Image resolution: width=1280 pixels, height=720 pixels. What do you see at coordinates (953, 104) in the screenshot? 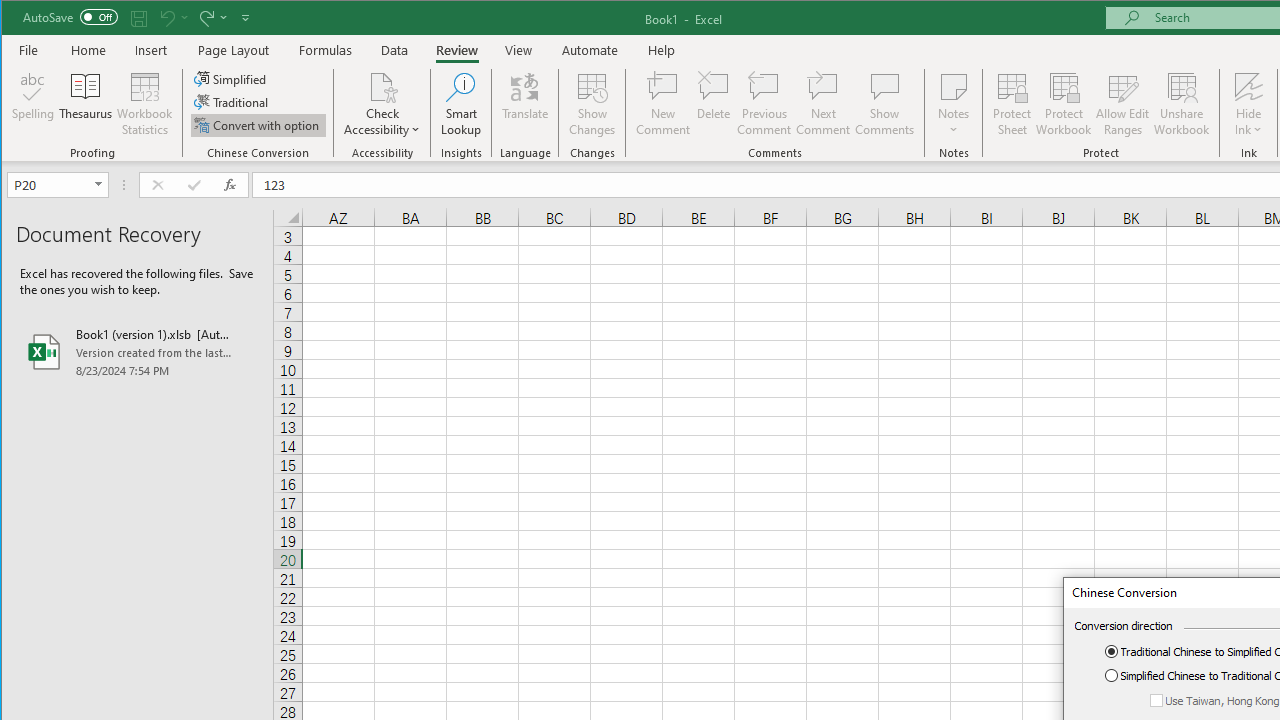
I see `'Notes'` at bounding box center [953, 104].